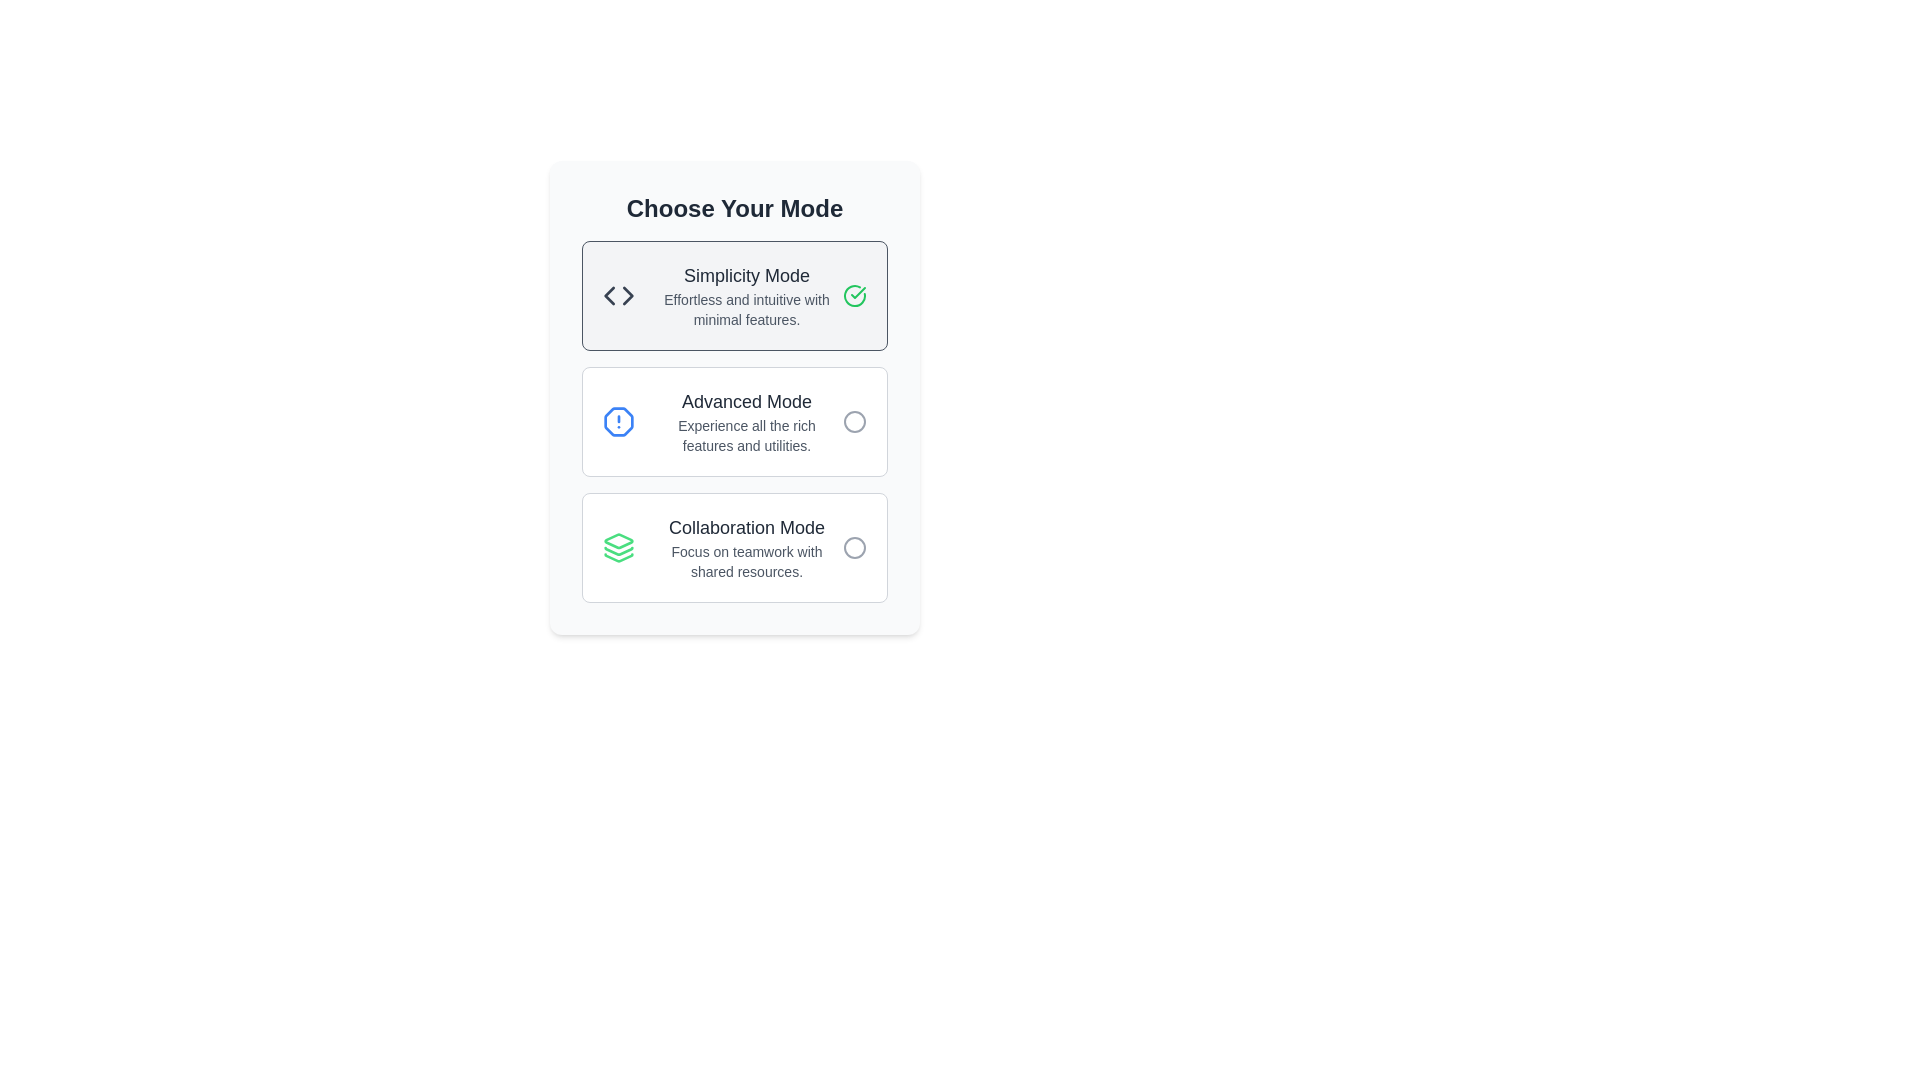 The height and width of the screenshot is (1080, 1920). Describe the element at coordinates (746, 276) in the screenshot. I see `the 'Simplicity Mode' text label, which is prominently displayed in gray with a large font size, located at the top of the first mode selection option` at that location.